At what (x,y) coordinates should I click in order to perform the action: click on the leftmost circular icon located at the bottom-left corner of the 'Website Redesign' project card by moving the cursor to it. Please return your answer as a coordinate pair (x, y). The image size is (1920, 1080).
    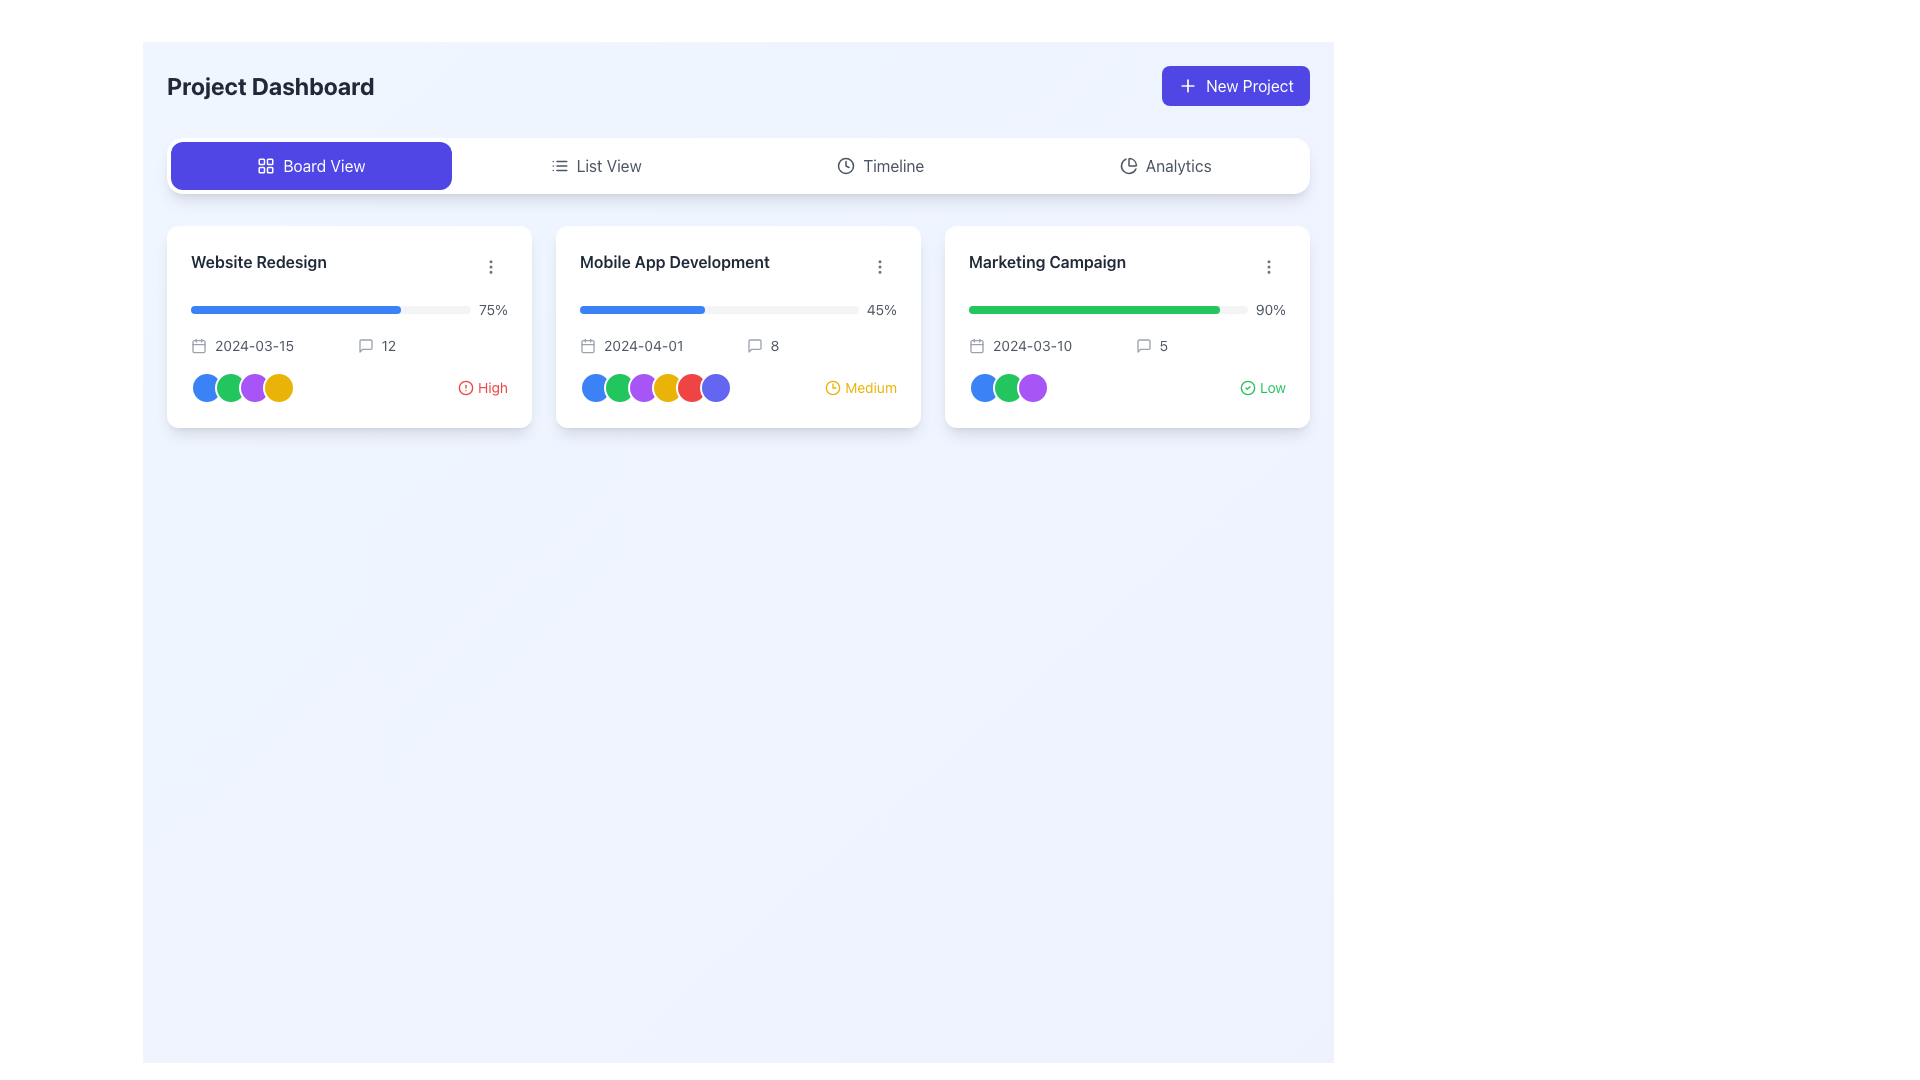
    Looking at the image, I should click on (206, 388).